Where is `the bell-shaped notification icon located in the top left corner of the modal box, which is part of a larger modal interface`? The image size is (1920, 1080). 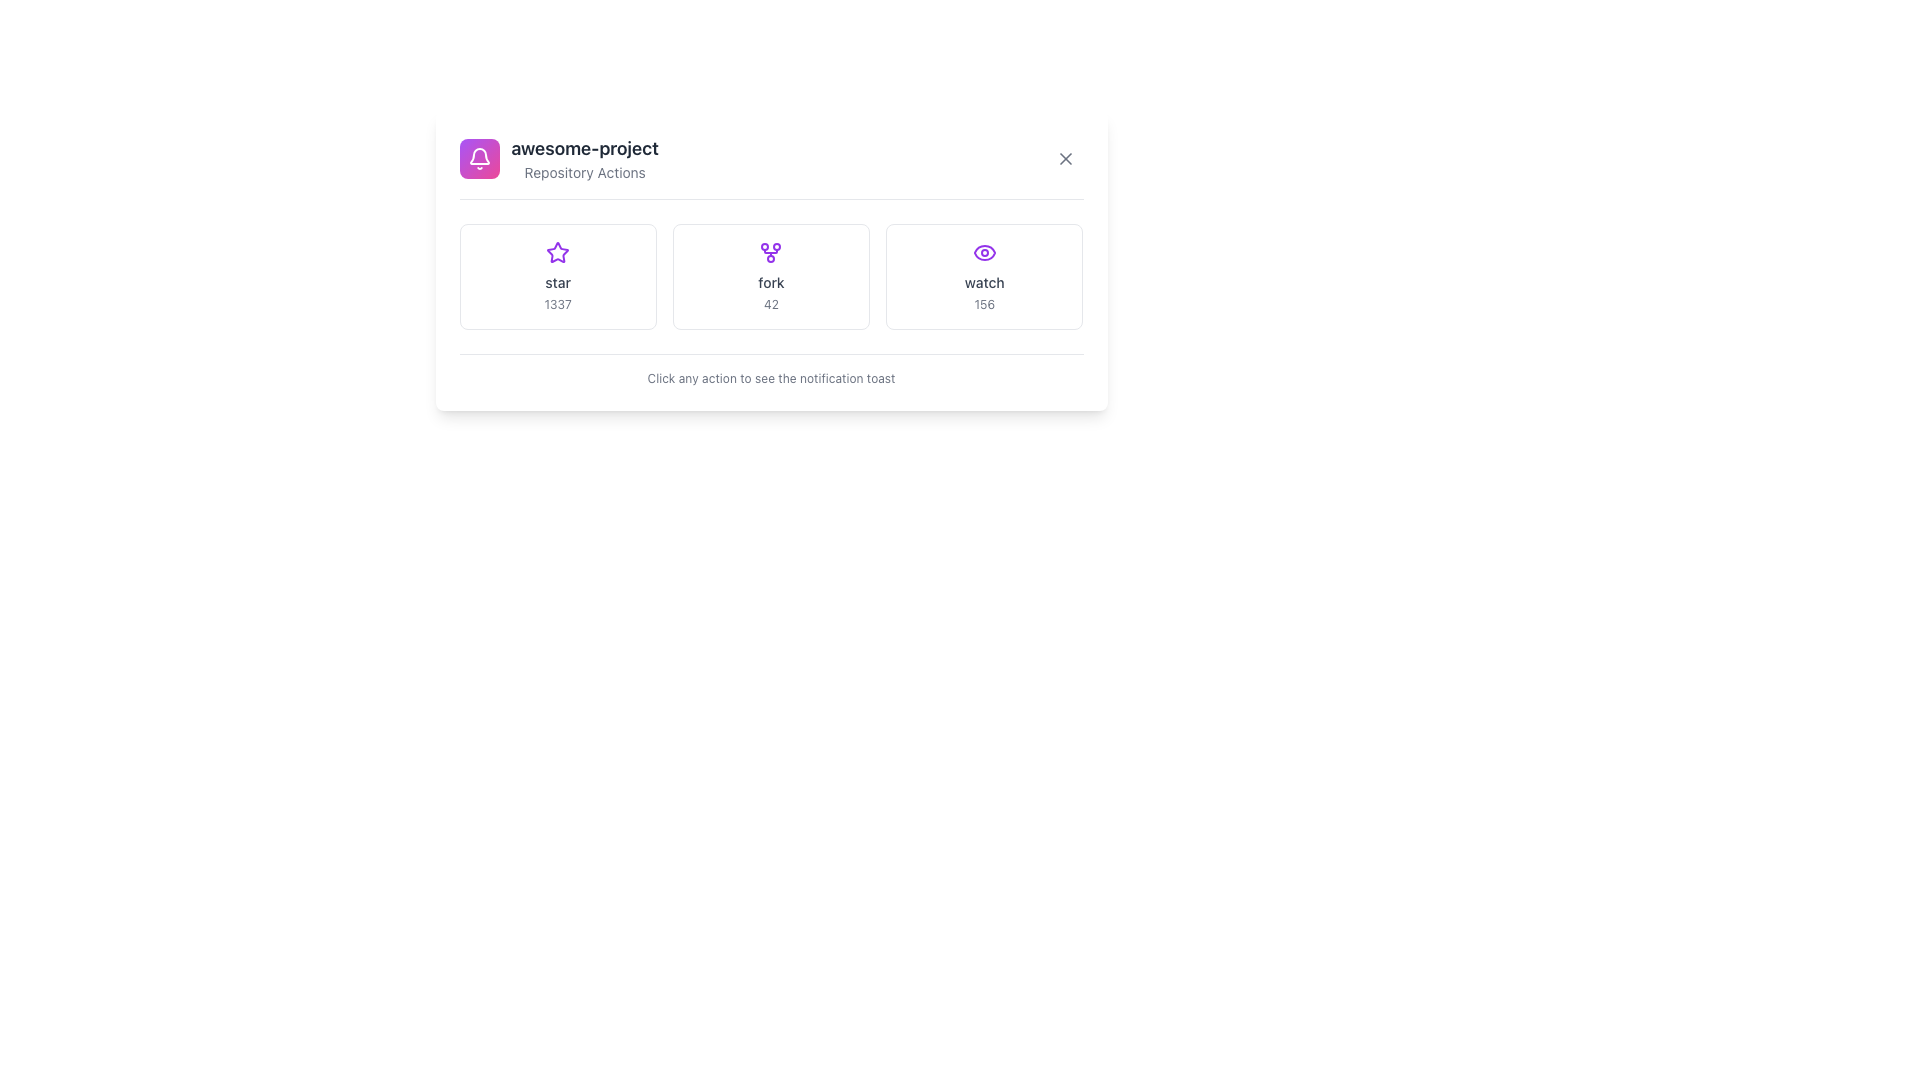 the bell-shaped notification icon located in the top left corner of the modal box, which is part of a larger modal interface is located at coordinates (478, 157).